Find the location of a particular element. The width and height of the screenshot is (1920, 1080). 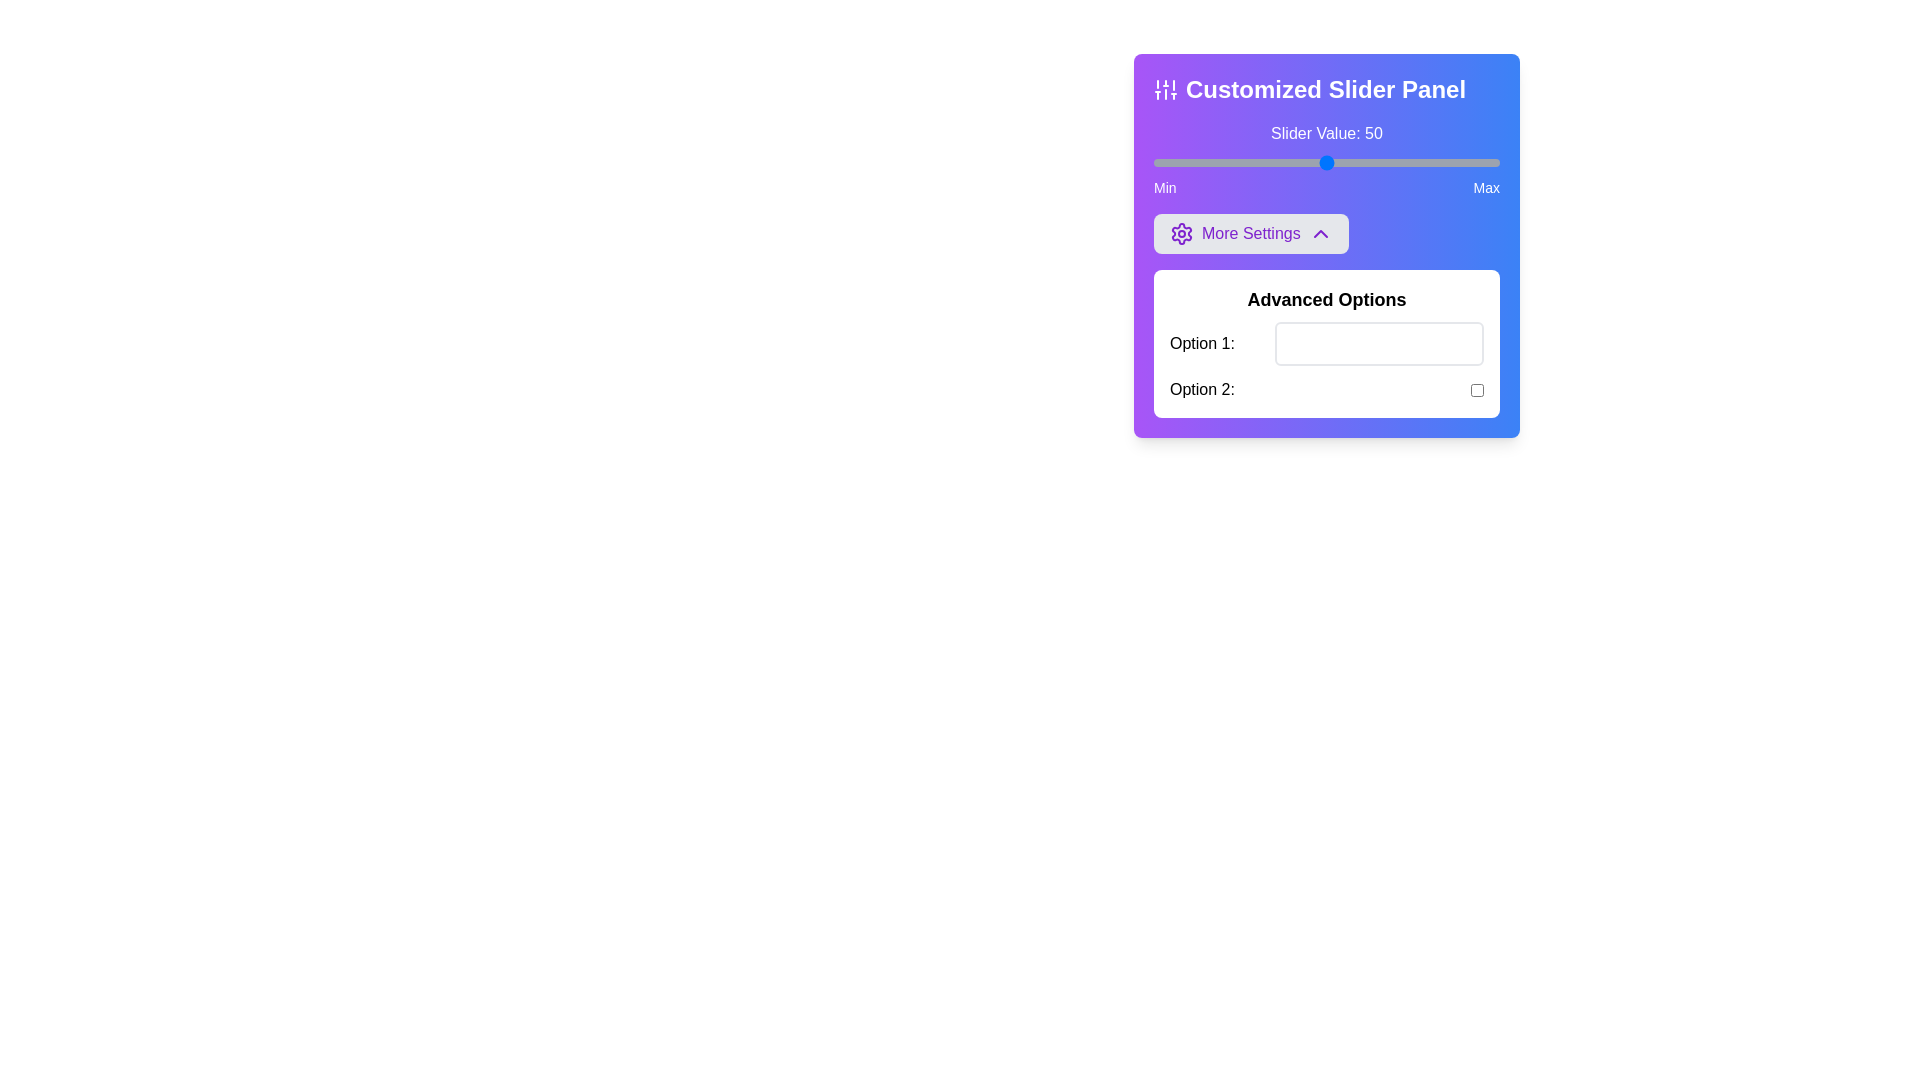

text content of the Header Label located at the top of the options section, just below the 'More Settings' toggle button is located at coordinates (1326, 300).